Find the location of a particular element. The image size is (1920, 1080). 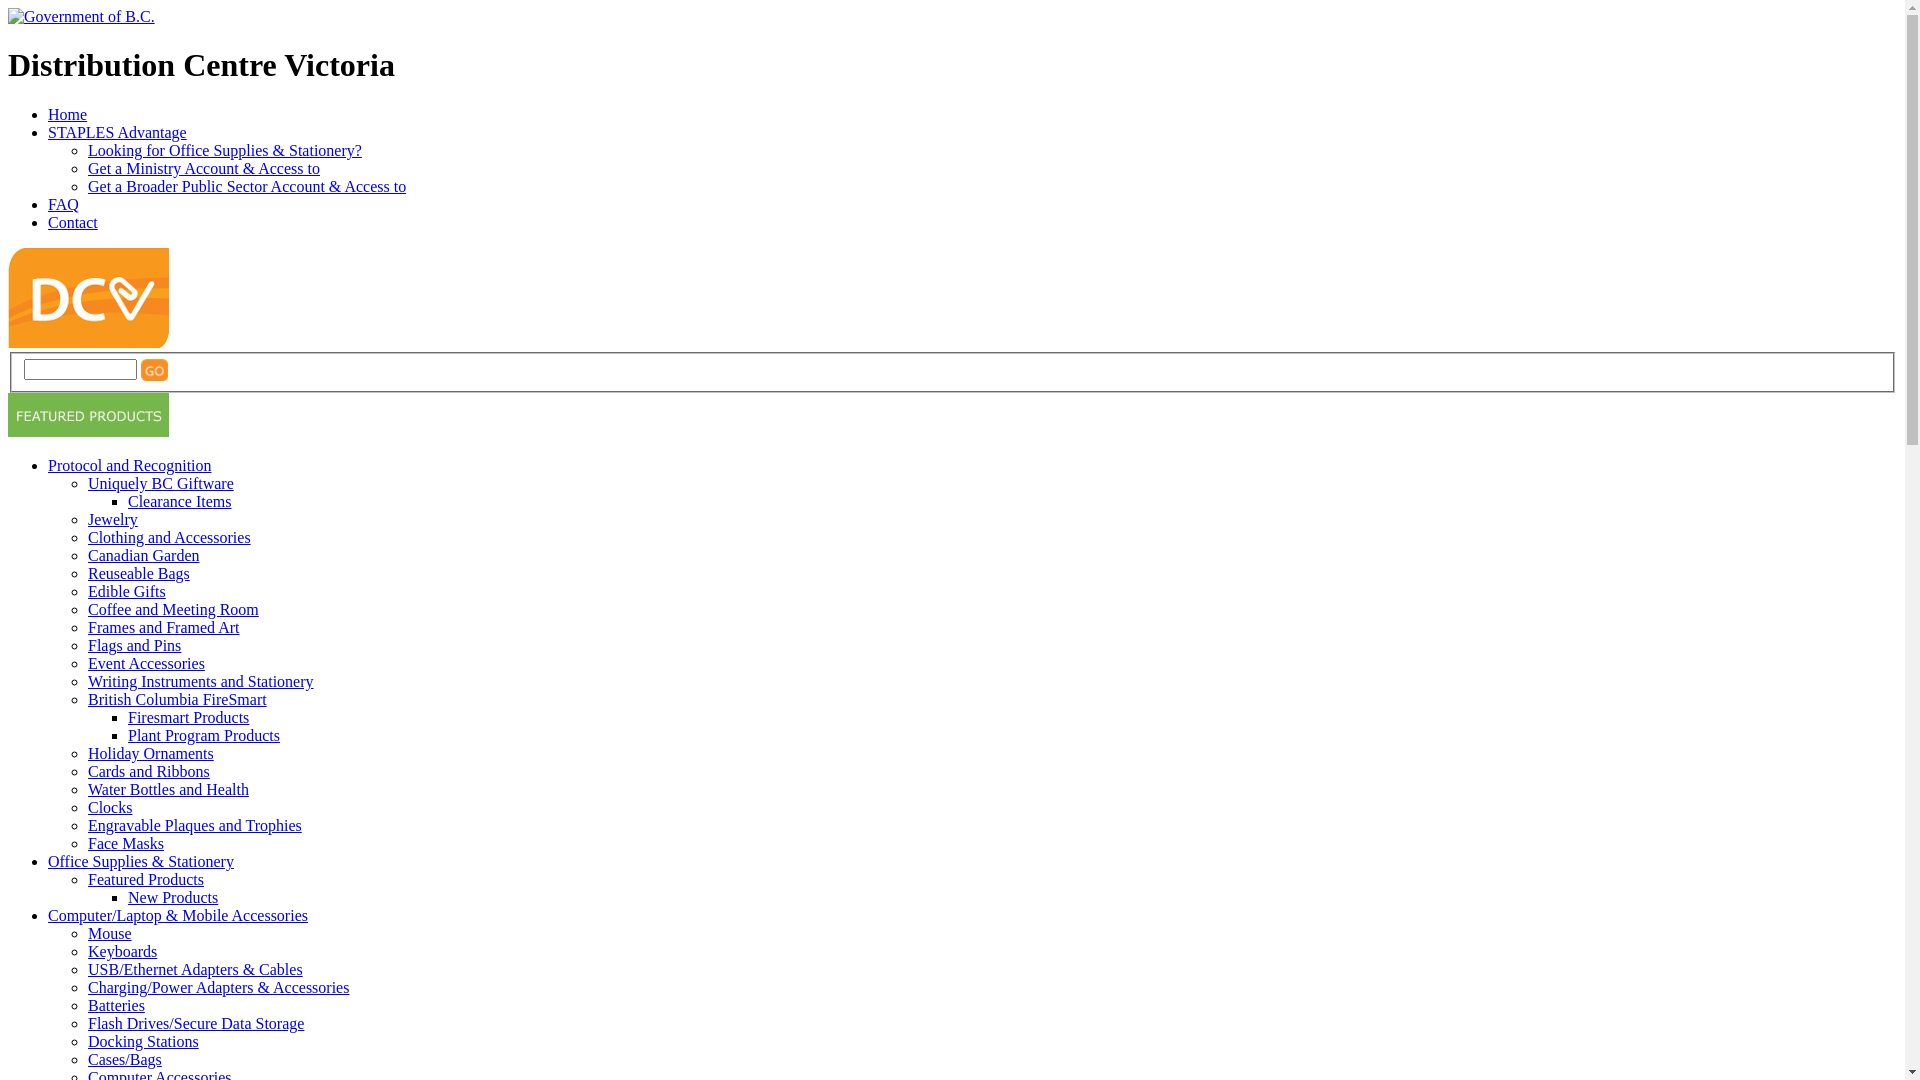

'Engravable Plaques and Trophies' is located at coordinates (195, 825).